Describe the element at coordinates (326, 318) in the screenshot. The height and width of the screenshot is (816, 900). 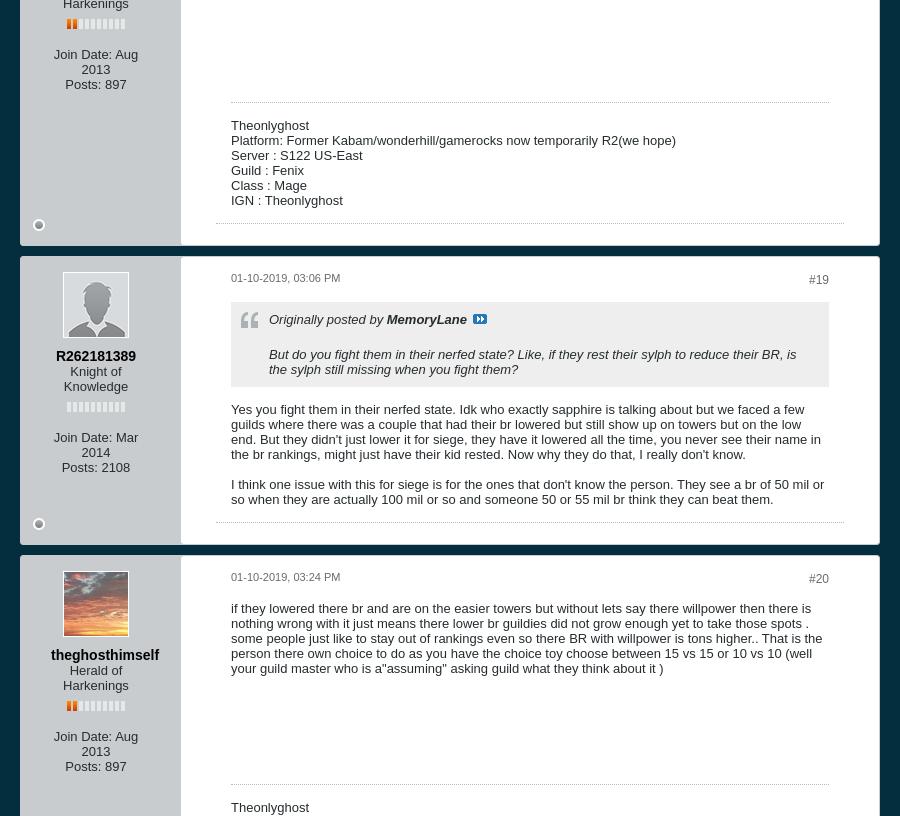
I see `'Originally posted by'` at that location.